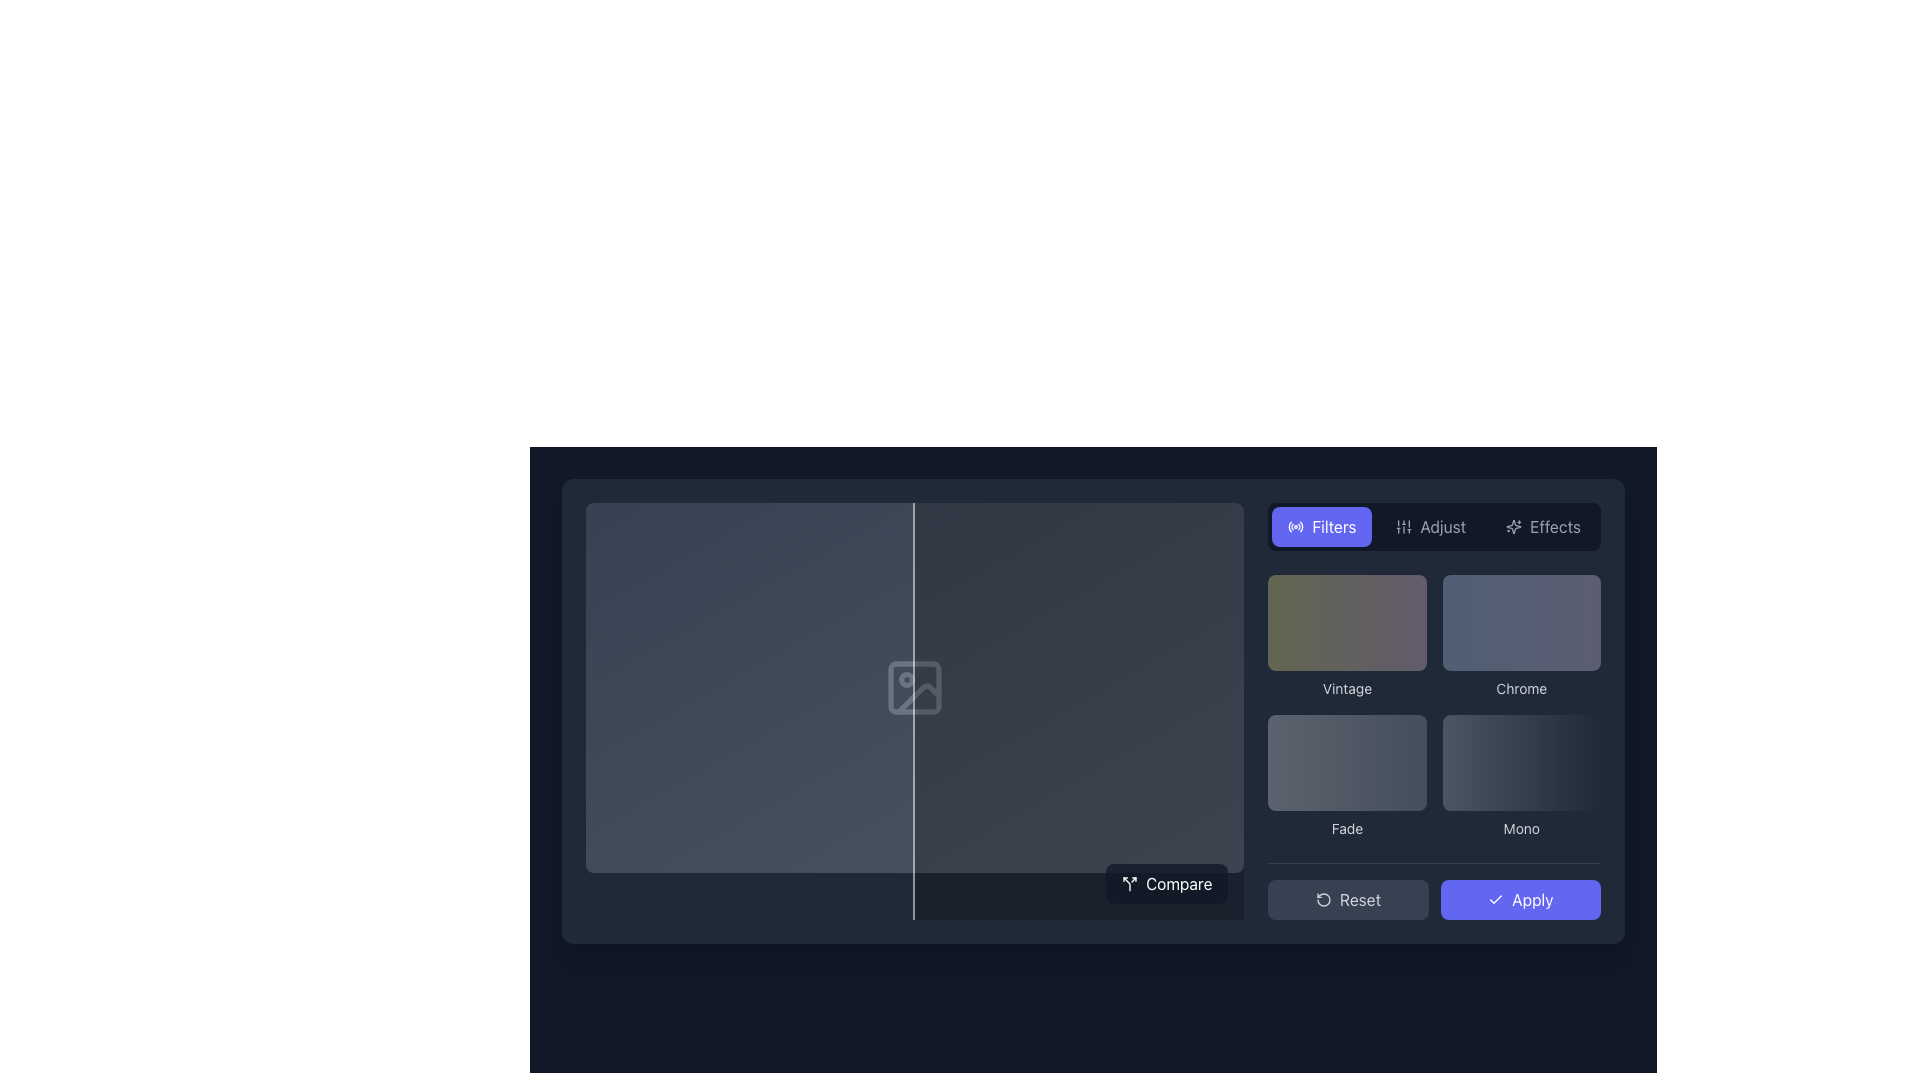  Describe the element at coordinates (1520, 622) in the screenshot. I see `the interactive visual button labeled 'Chrome'` at that location.